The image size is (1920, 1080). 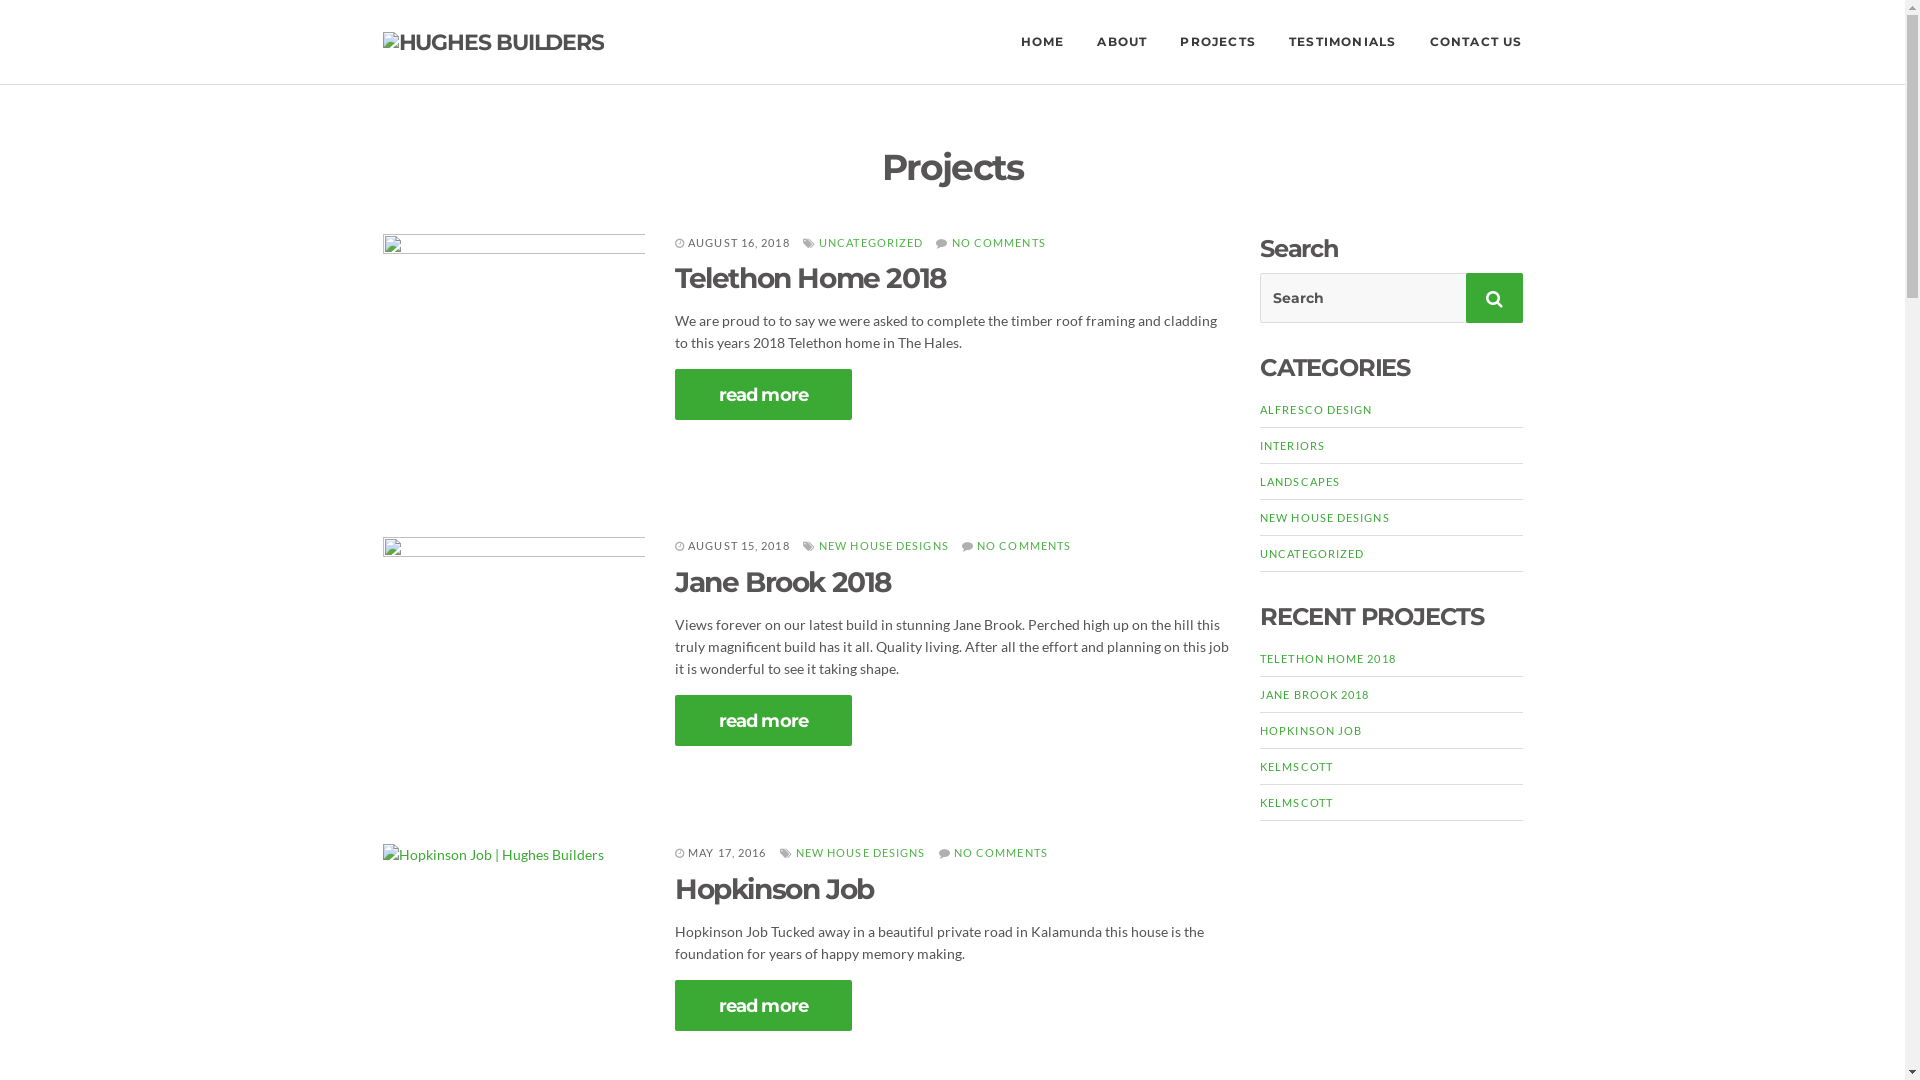 What do you see at coordinates (1122, 43) in the screenshot?
I see `'ABOUT'` at bounding box center [1122, 43].